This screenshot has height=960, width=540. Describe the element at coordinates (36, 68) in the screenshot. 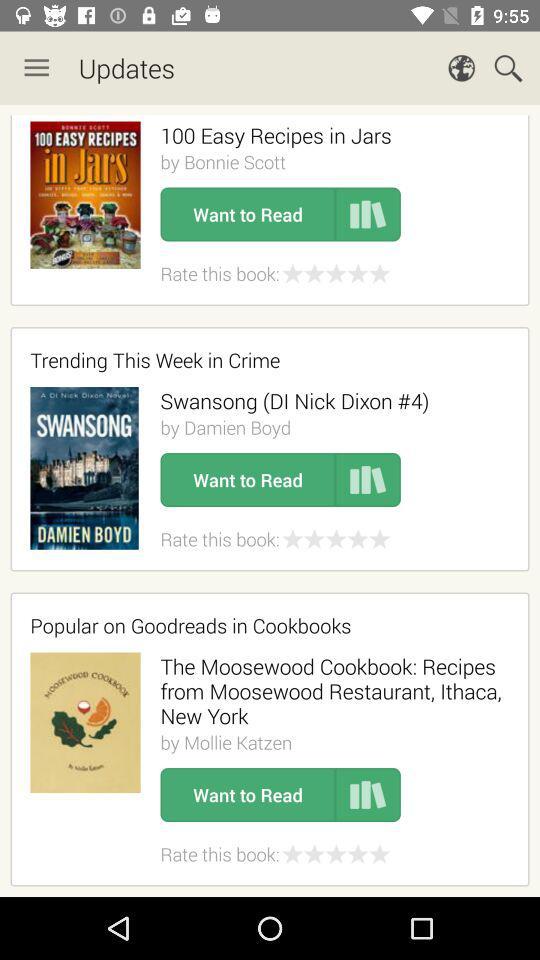

I see `item to the left of updates icon` at that location.